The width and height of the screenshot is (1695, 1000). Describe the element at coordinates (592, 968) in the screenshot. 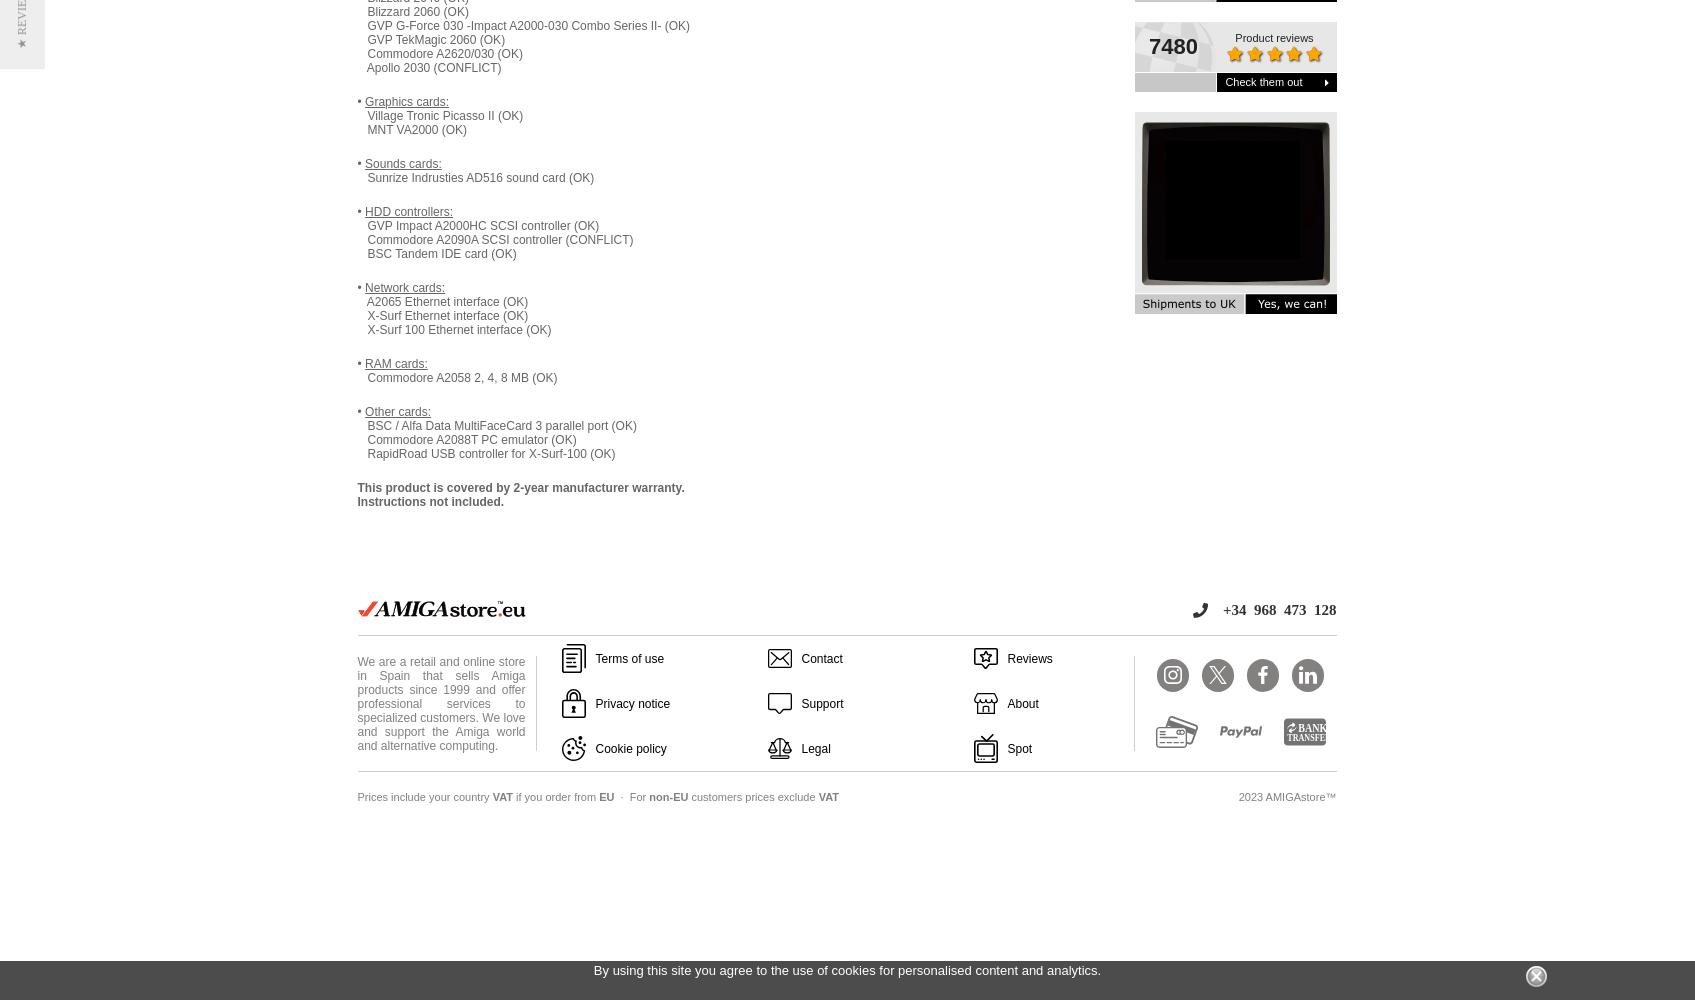

I see `'By using this site you agree to the use of cookies for personalised content and analytics.'` at that location.